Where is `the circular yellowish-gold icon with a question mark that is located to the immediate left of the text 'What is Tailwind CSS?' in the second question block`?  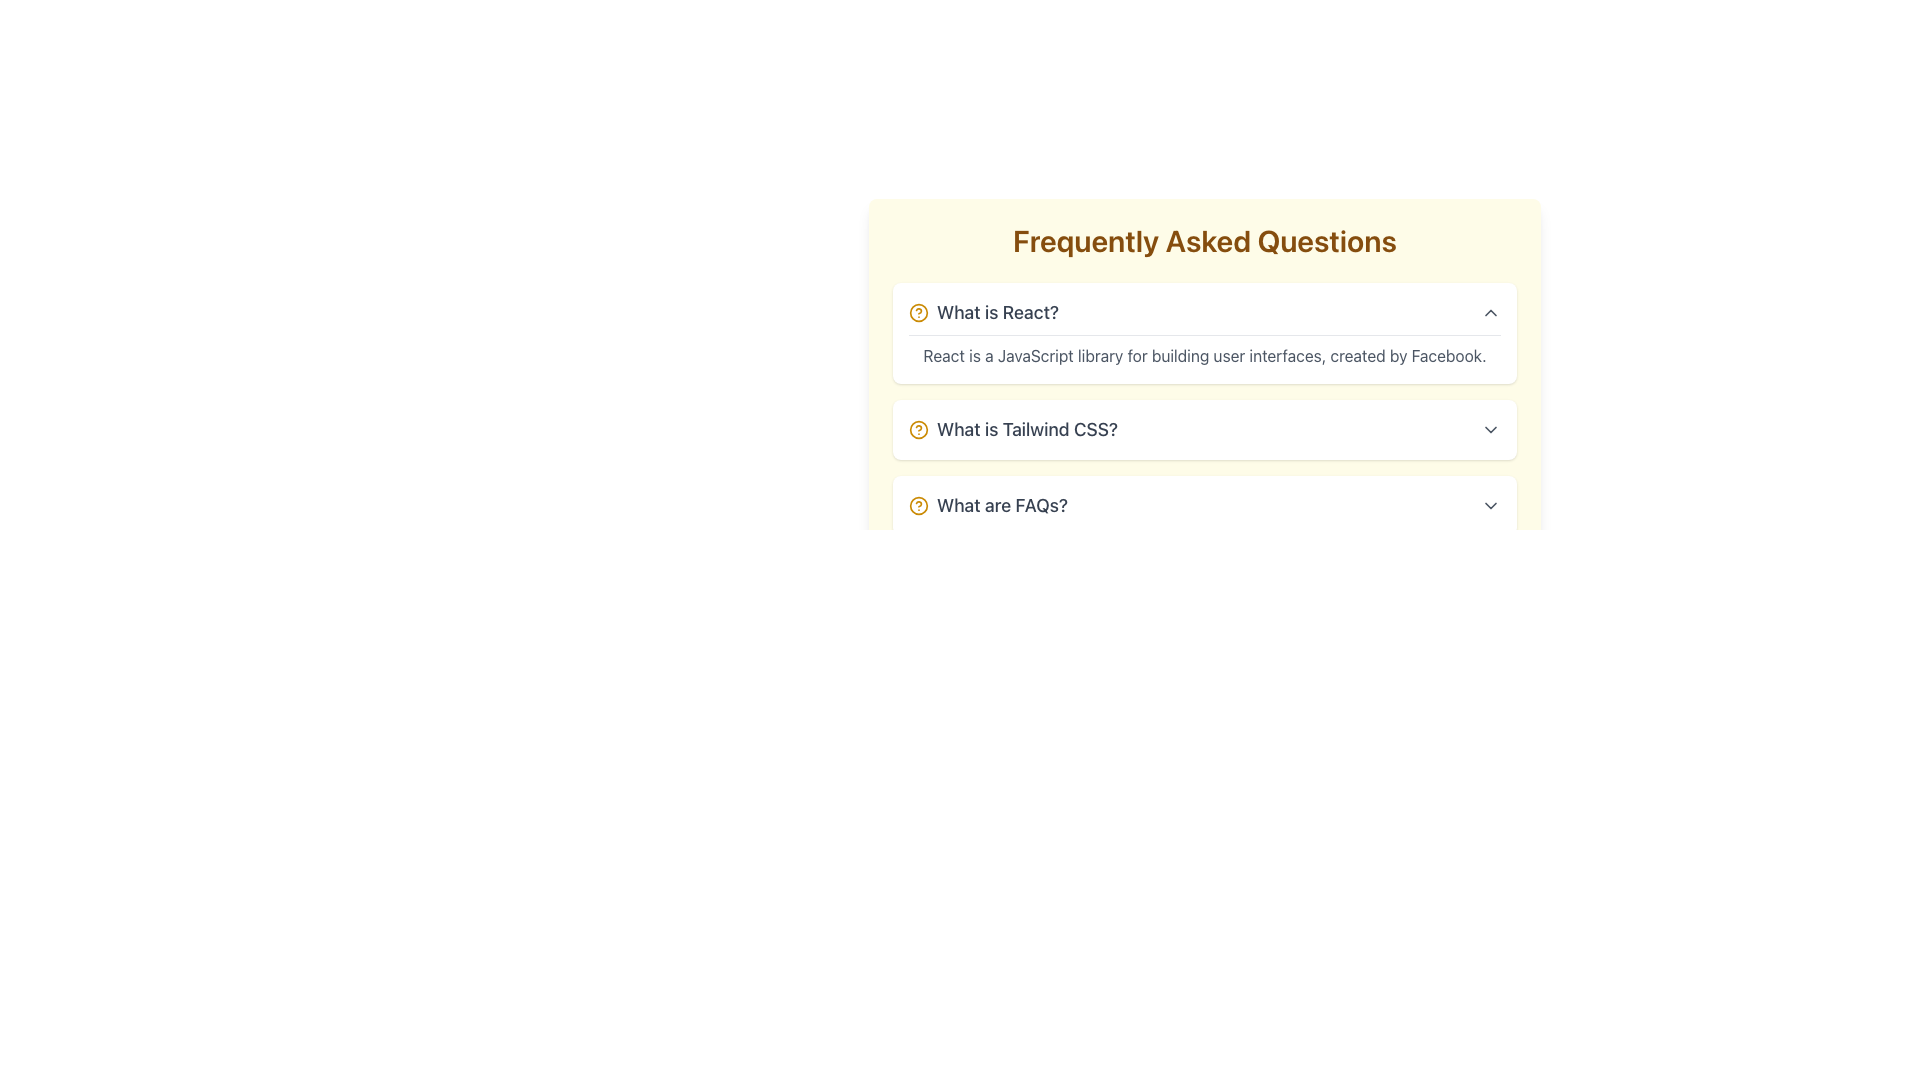
the circular yellowish-gold icon with a question mark that is located to the immediate left of the text 'What is Tailwind CSS?' in the second question block is located at coordinates (917, 428).